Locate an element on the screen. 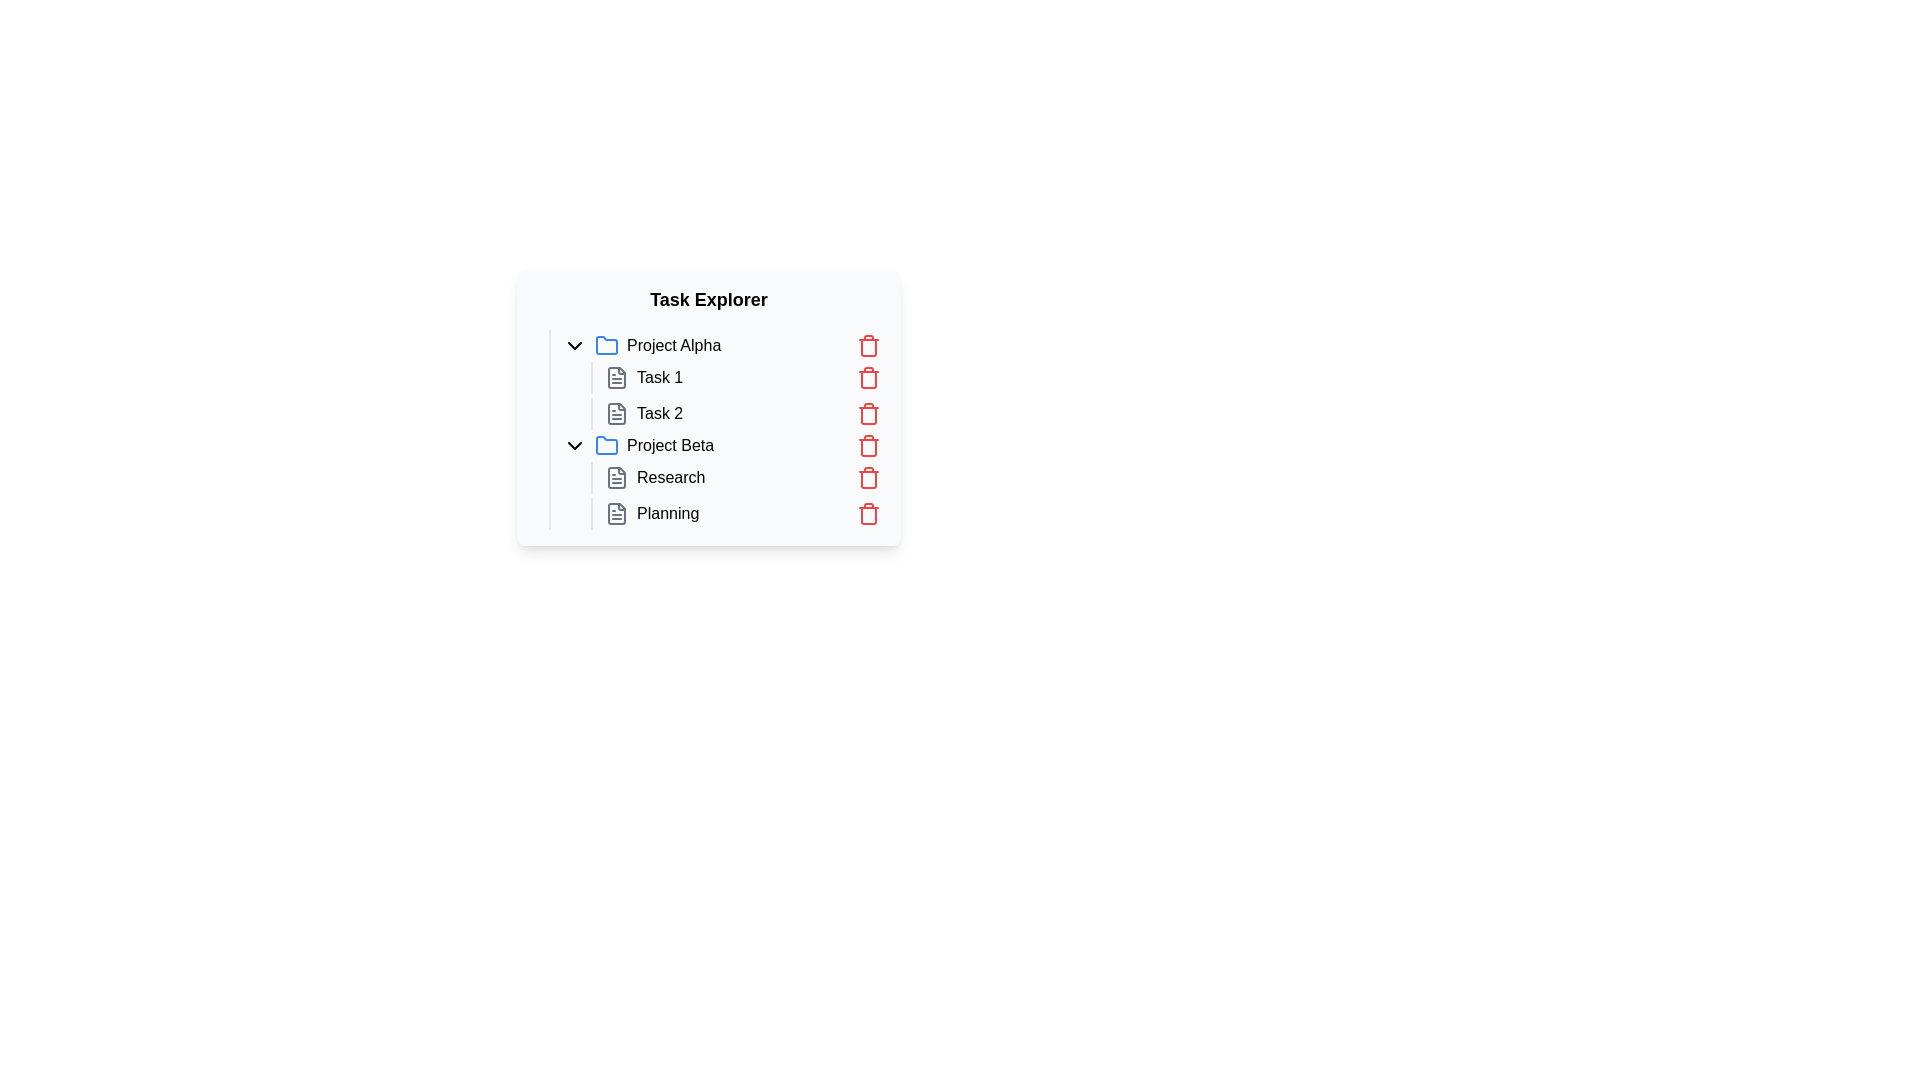 The width and height of the screenshot is (1920, 1080). the text label 'Task 2' in the task management interface, which is part of the list under 'Project Alpha' is located at coordinates (660, 412).